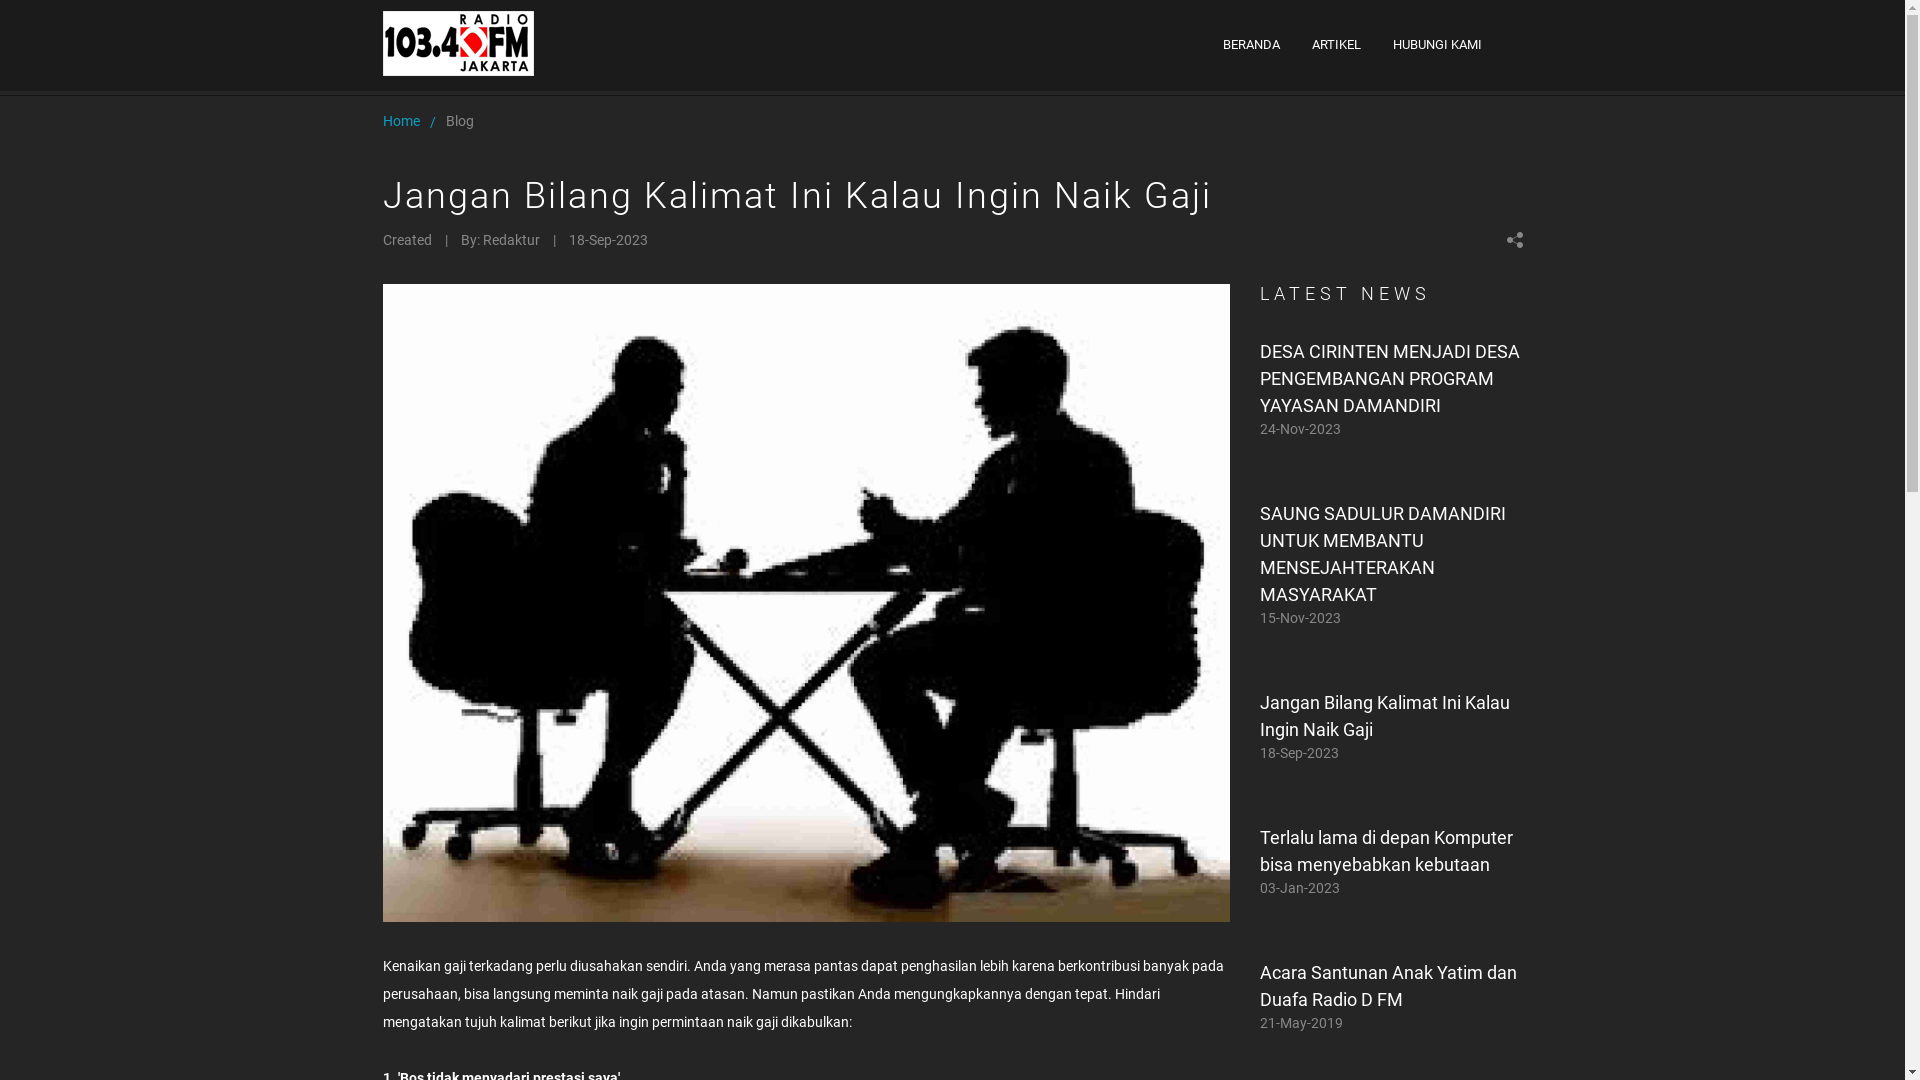  Describe the element at coordinates (1436, 45) in the screenshot. I see `'HUBUNGI KAMI'` at that location.